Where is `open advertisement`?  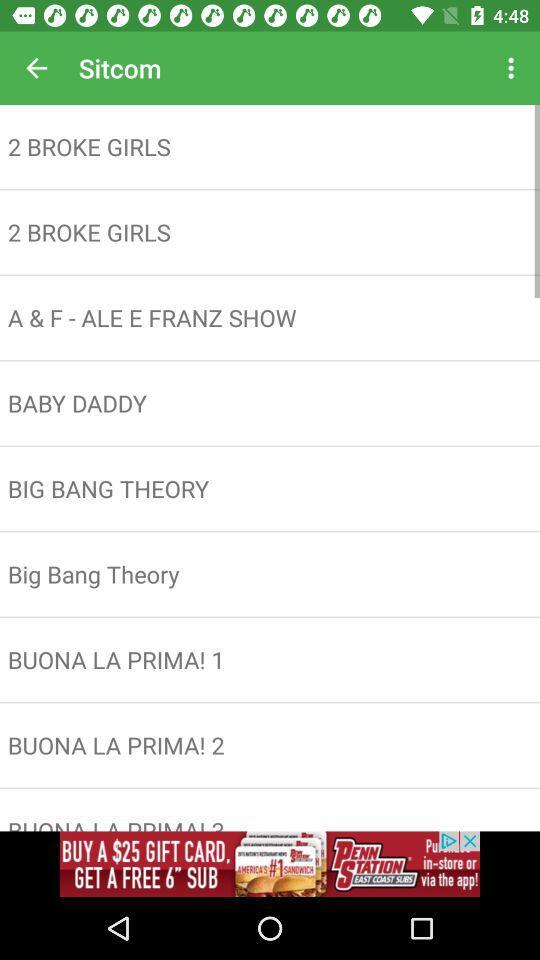 open advertisement is located at coordinates (270, 863).